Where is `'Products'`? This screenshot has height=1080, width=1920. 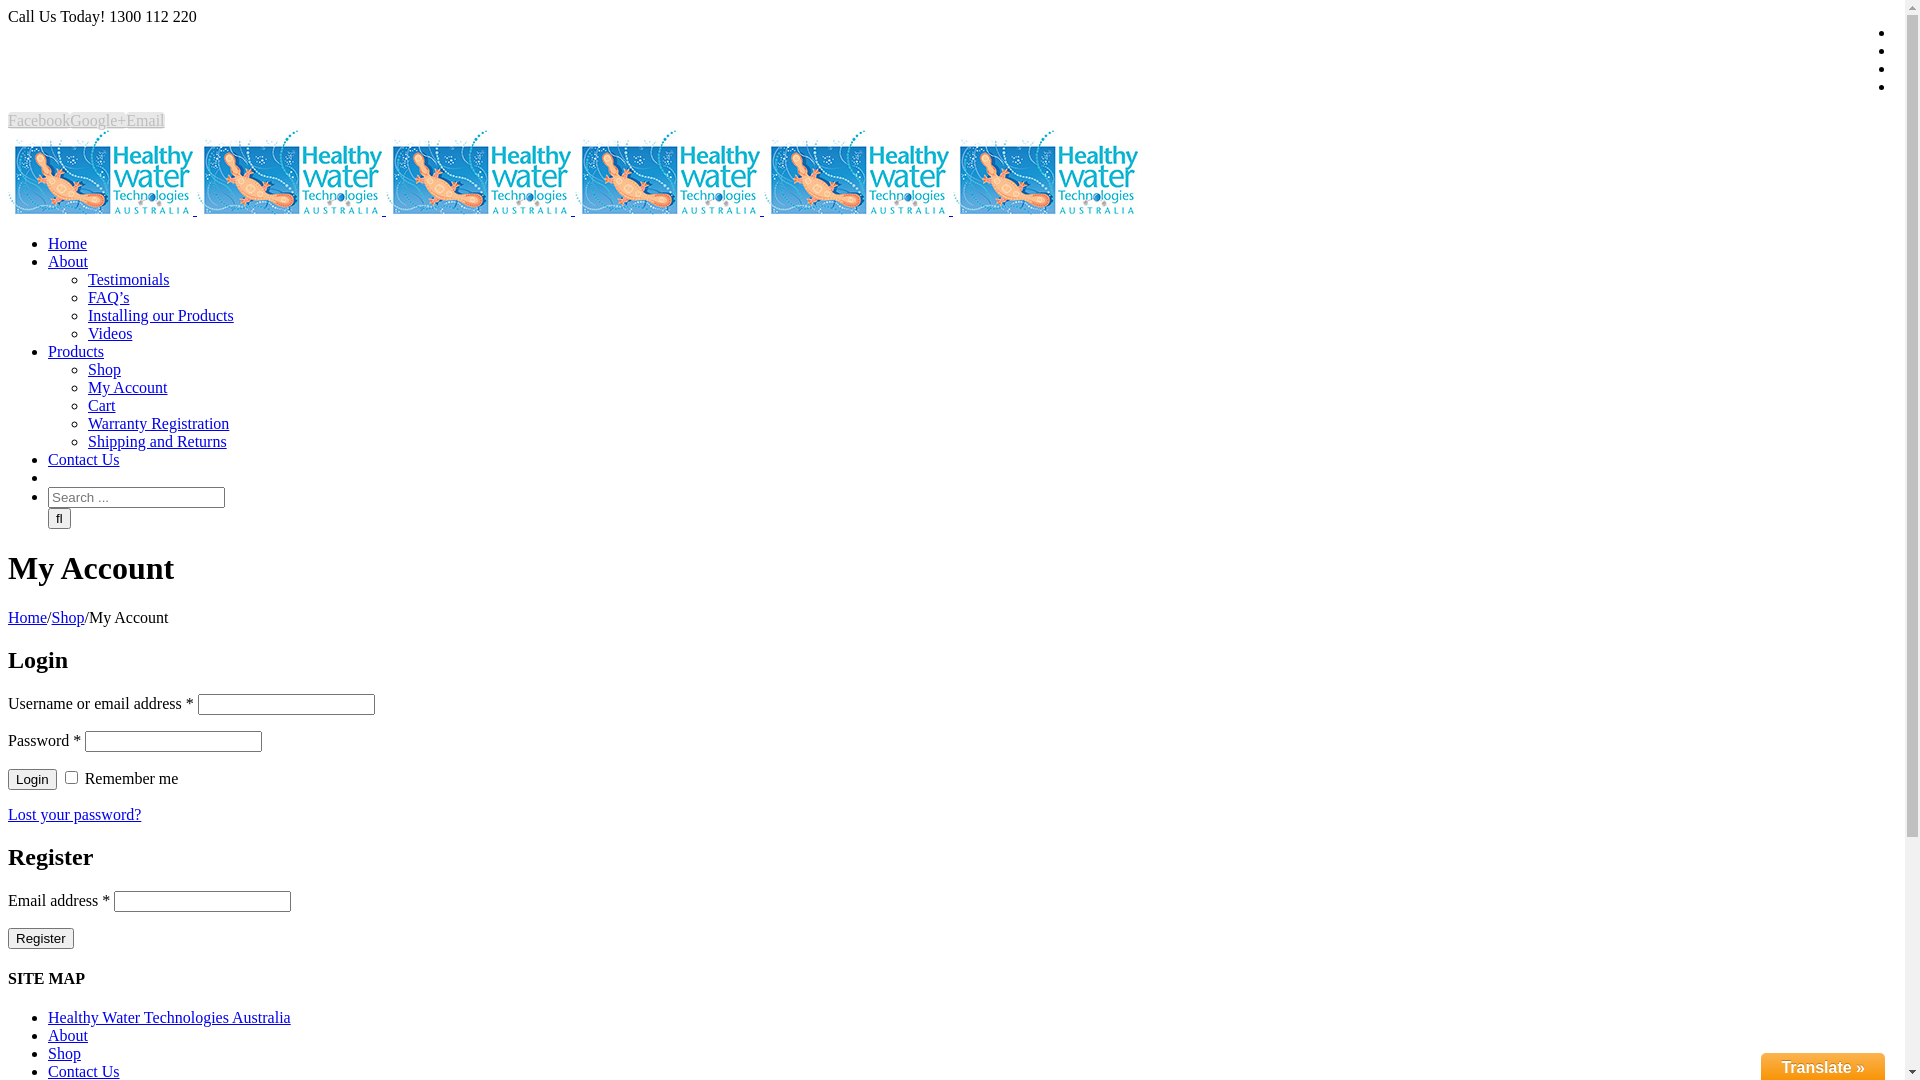
'Products' is located at coordinates (76, 350).